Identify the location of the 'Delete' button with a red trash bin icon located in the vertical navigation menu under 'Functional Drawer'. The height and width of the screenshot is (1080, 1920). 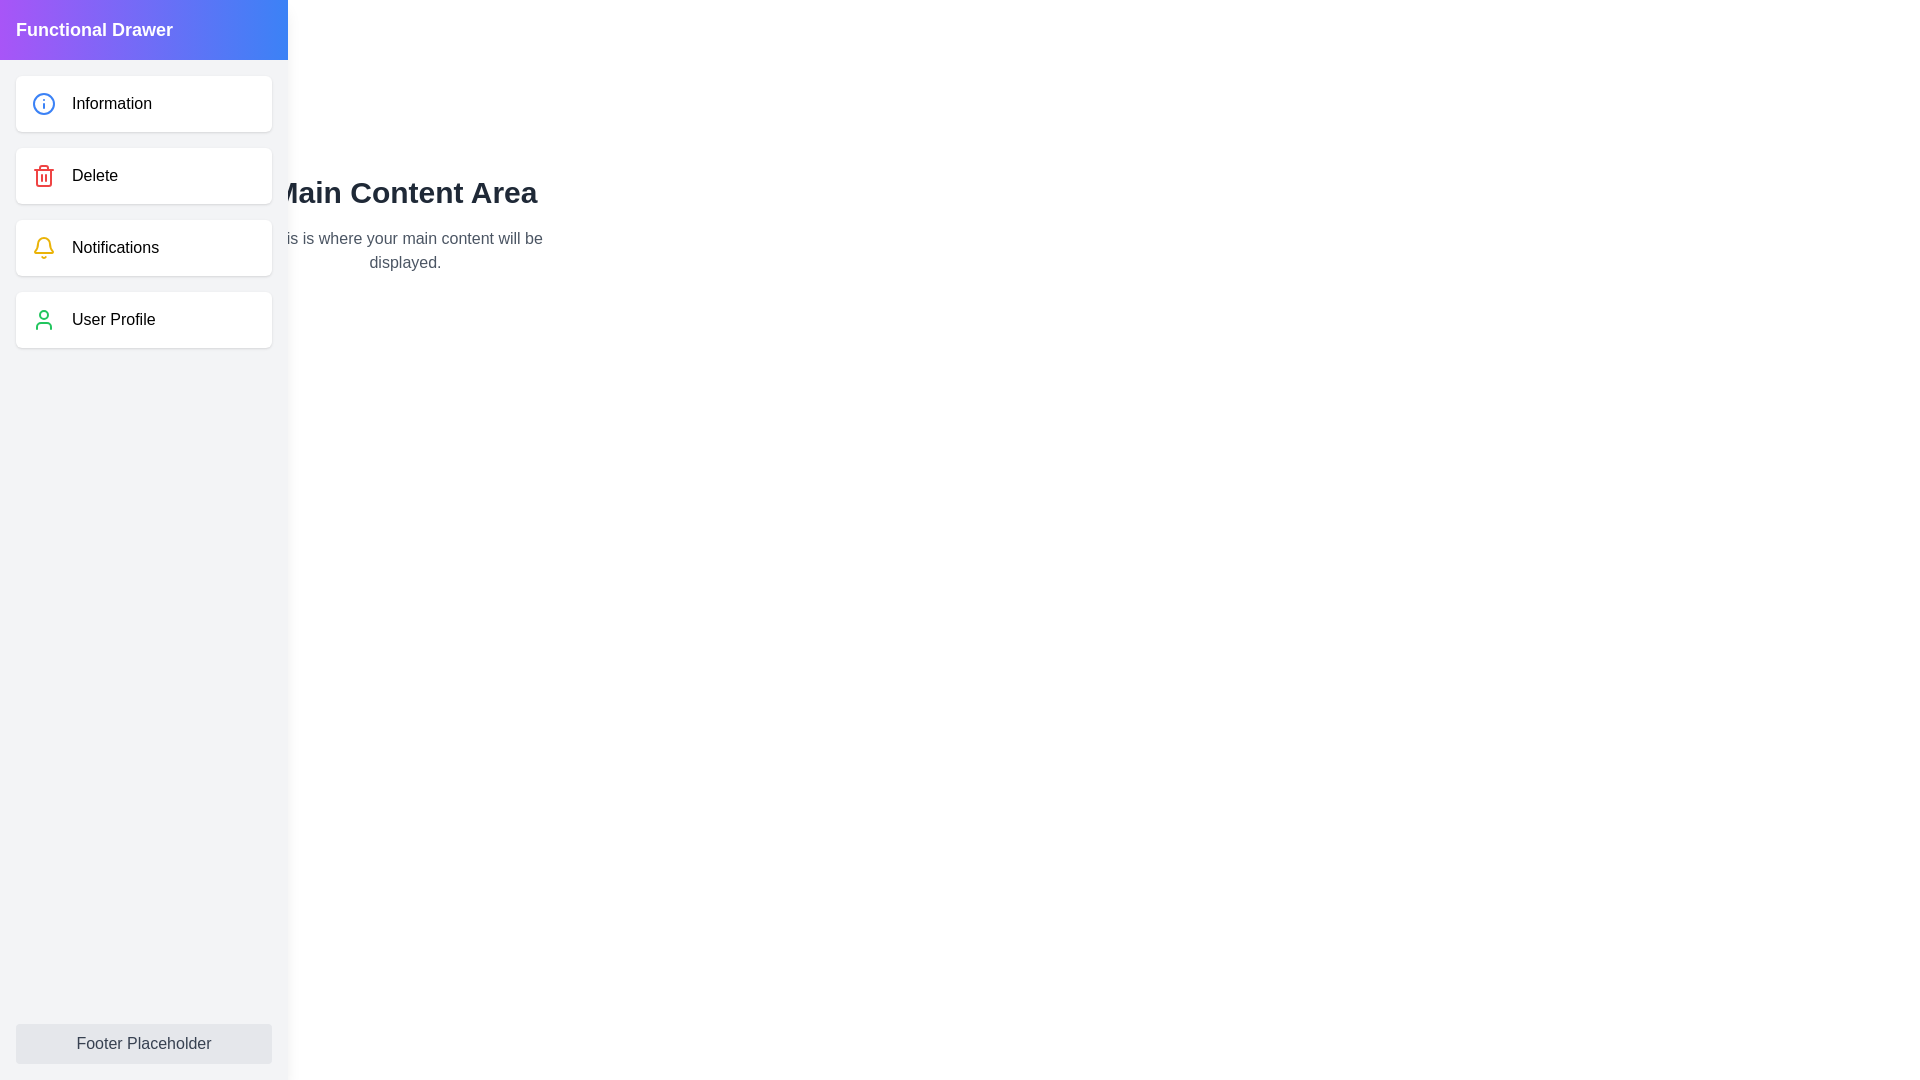
(143, 175).